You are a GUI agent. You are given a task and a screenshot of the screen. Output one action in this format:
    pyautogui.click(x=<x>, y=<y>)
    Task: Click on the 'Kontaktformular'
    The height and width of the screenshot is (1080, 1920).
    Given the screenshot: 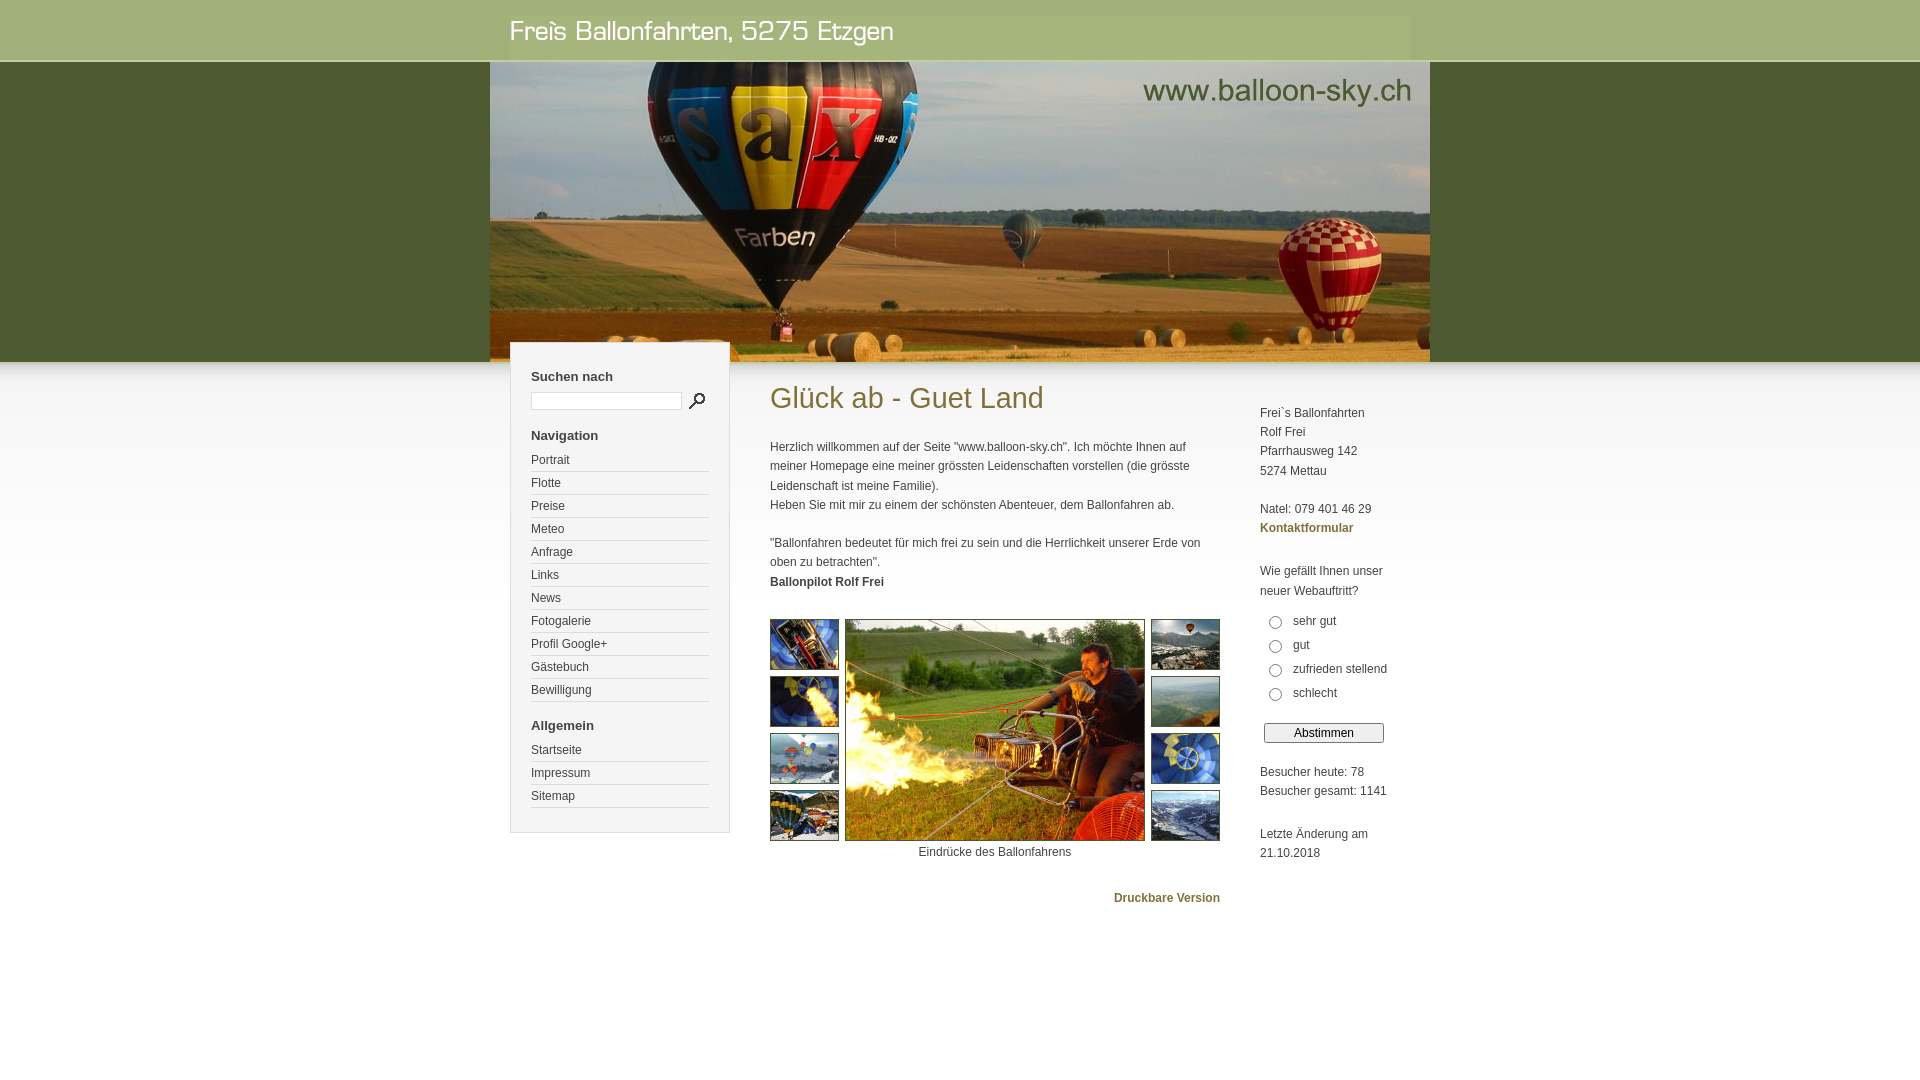 What is the action you would take?
    pyautogui.click(x=1306, y=527)
    